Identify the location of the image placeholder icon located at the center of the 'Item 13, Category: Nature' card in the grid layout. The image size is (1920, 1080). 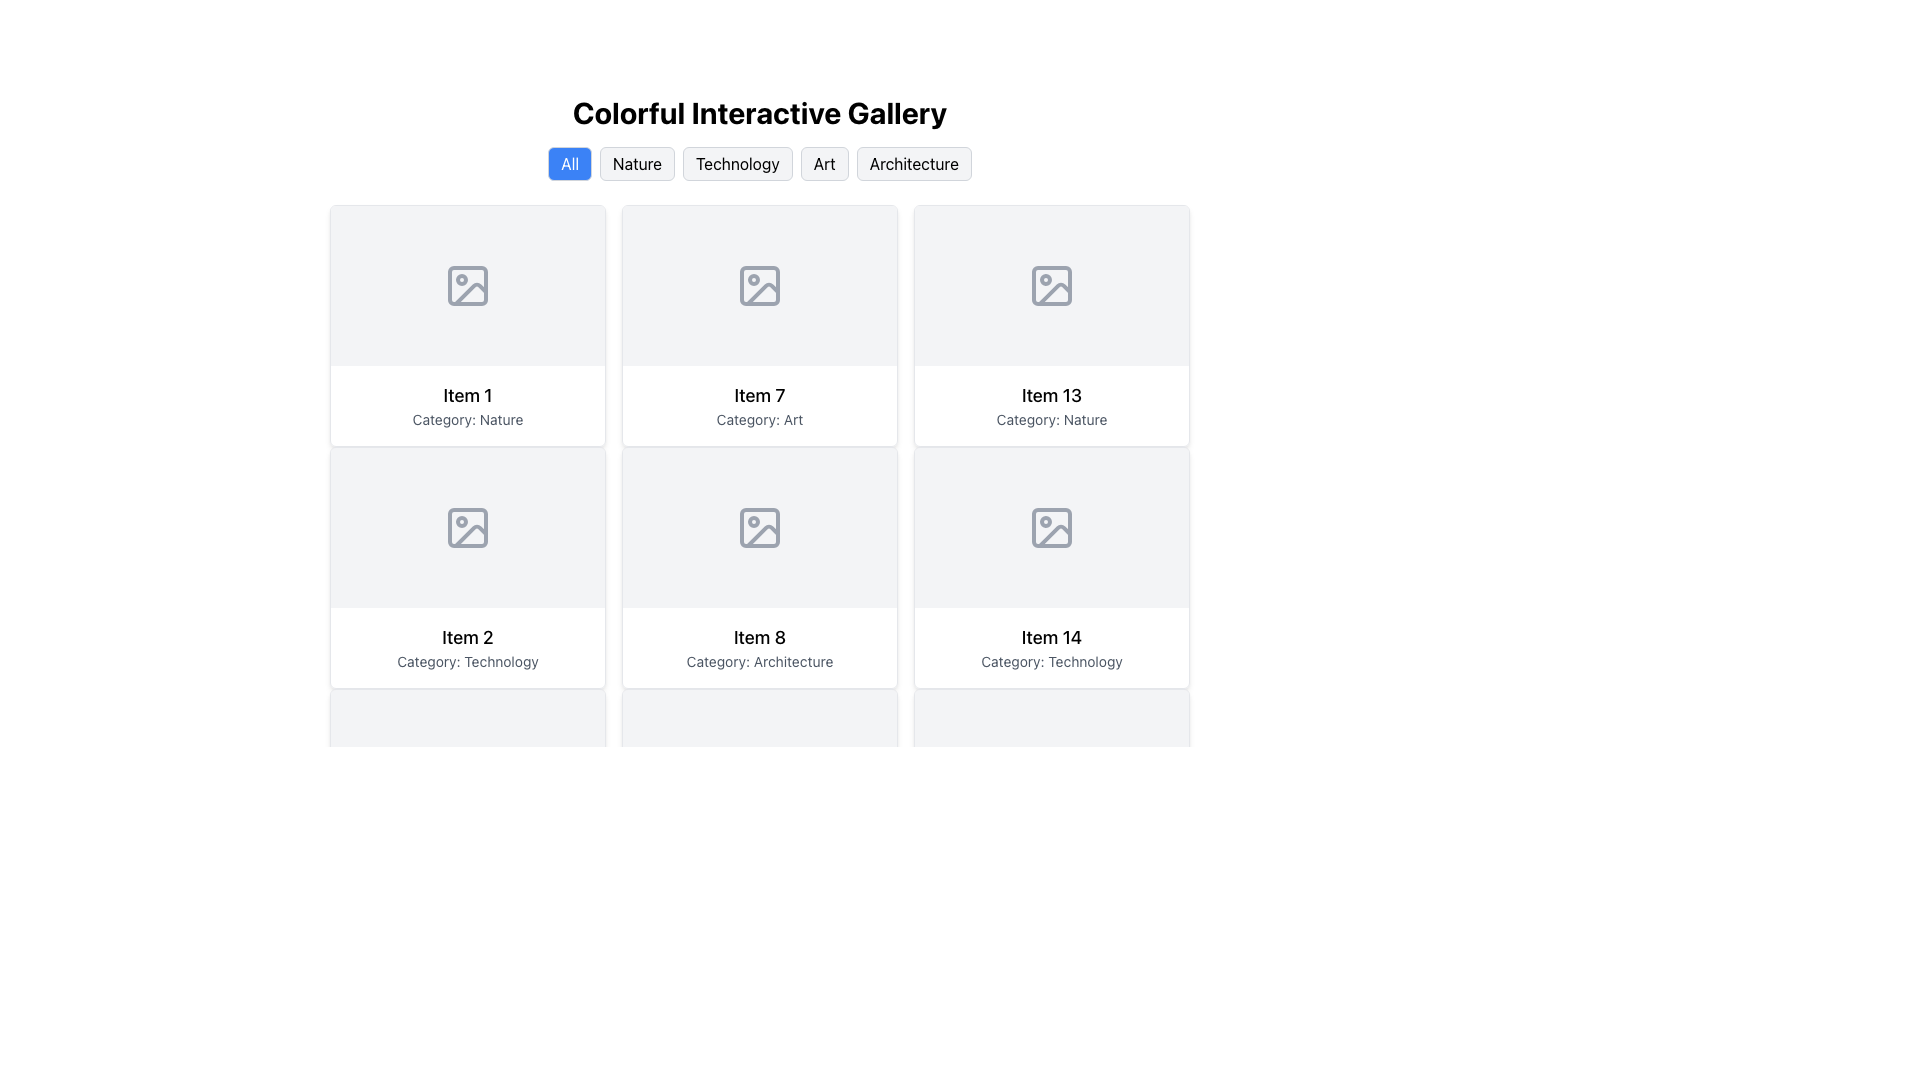
(1050, 285).